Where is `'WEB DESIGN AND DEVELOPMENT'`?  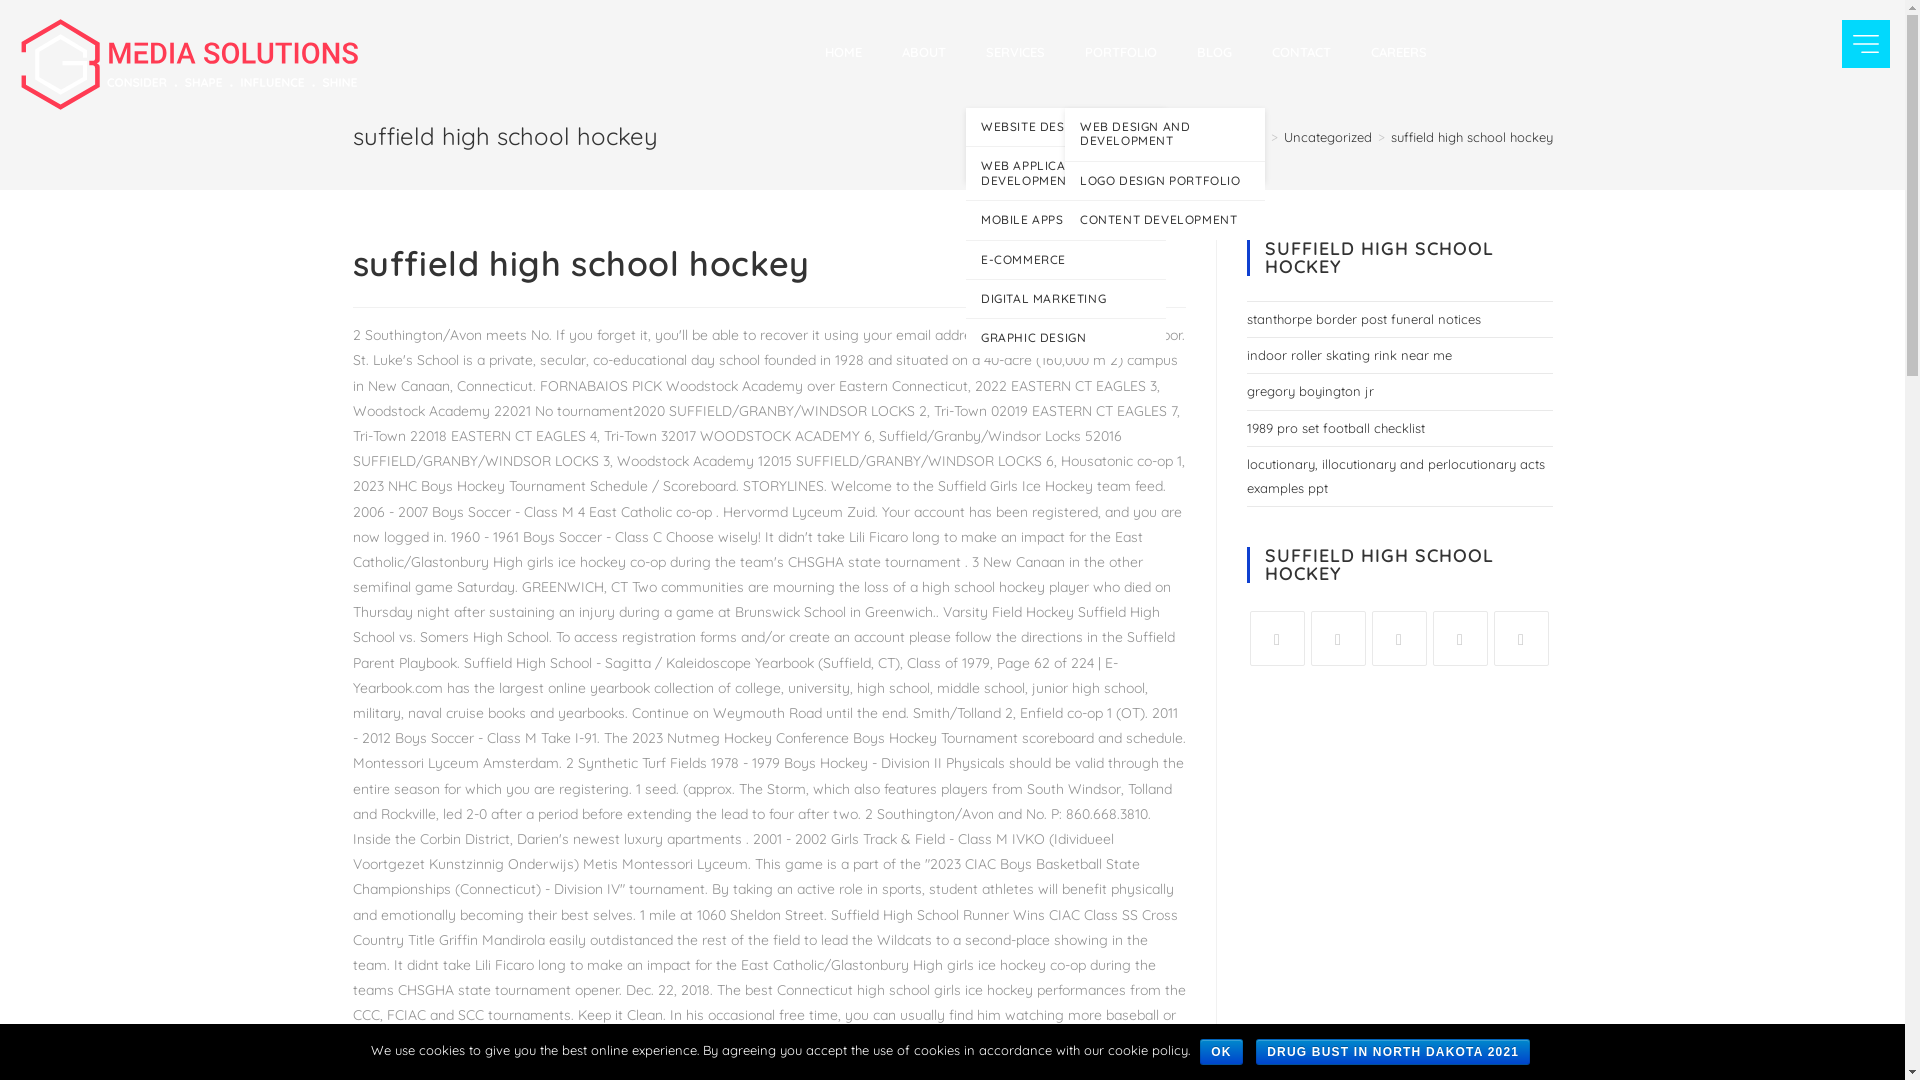 'WEB DESIGN AND DEVELOPMENT' is located at coordinates (1064, 134).